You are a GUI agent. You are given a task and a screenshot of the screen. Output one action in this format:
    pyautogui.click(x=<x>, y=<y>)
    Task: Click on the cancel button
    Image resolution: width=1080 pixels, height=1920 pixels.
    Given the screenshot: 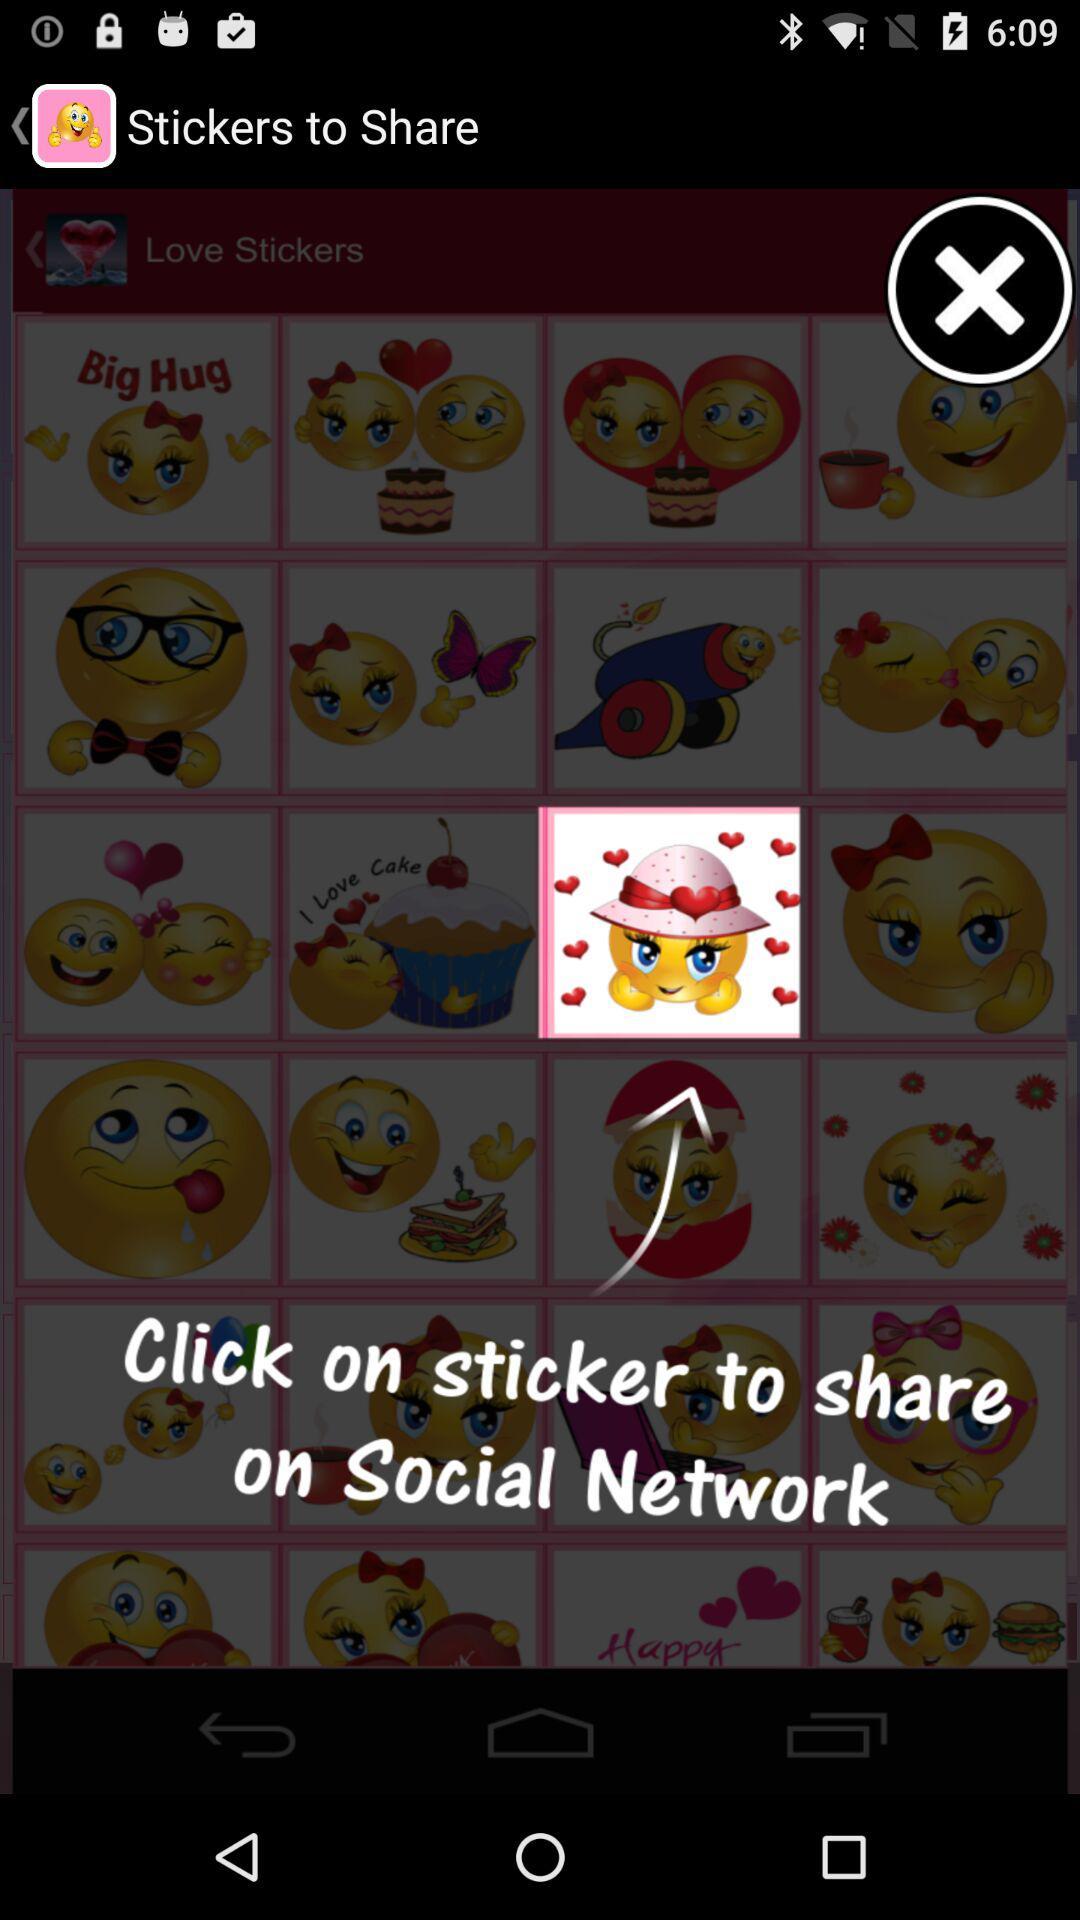 What is the action you would take?
    pyautogui.click(x=980, y=289)
    